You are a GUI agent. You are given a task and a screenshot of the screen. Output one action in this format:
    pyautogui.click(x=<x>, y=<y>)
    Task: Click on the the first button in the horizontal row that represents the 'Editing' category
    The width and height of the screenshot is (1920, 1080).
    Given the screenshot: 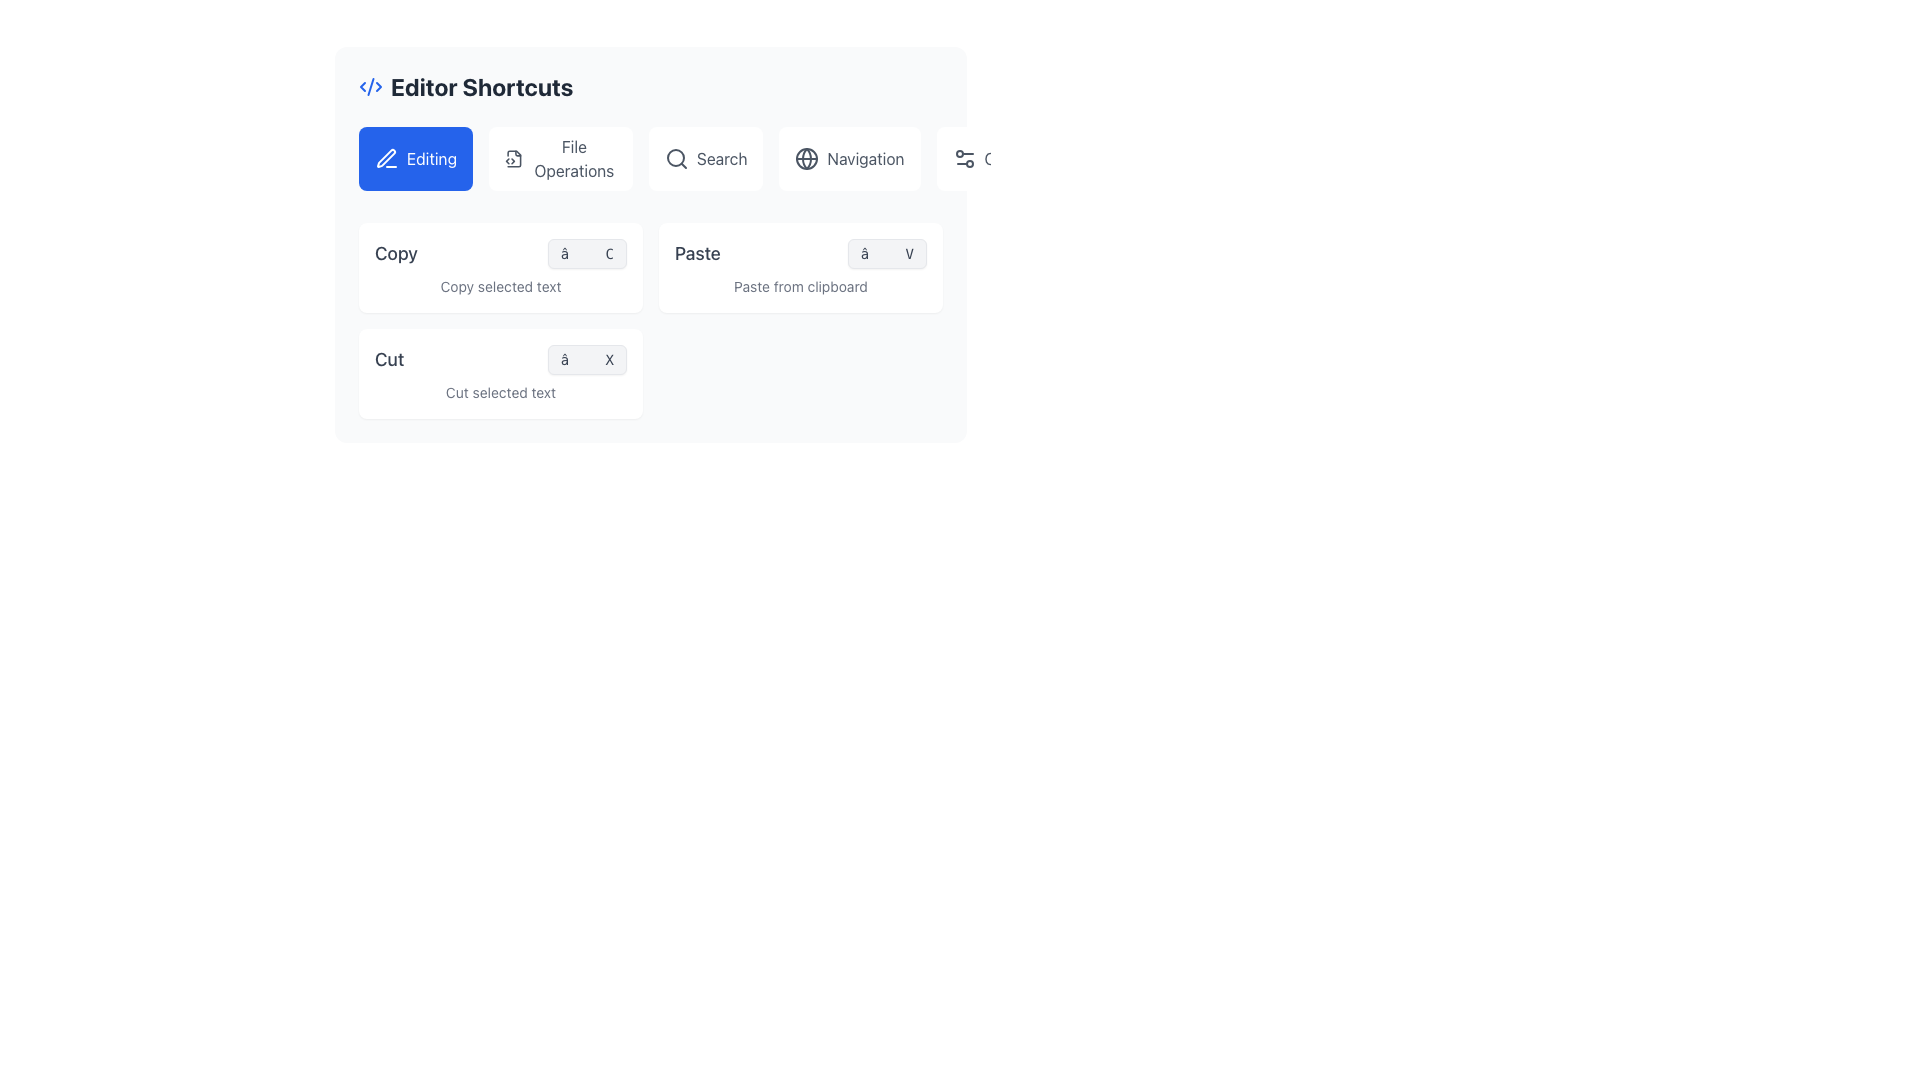 What is the action you would take?
    pyautogui.click(x=415, y=157)
    